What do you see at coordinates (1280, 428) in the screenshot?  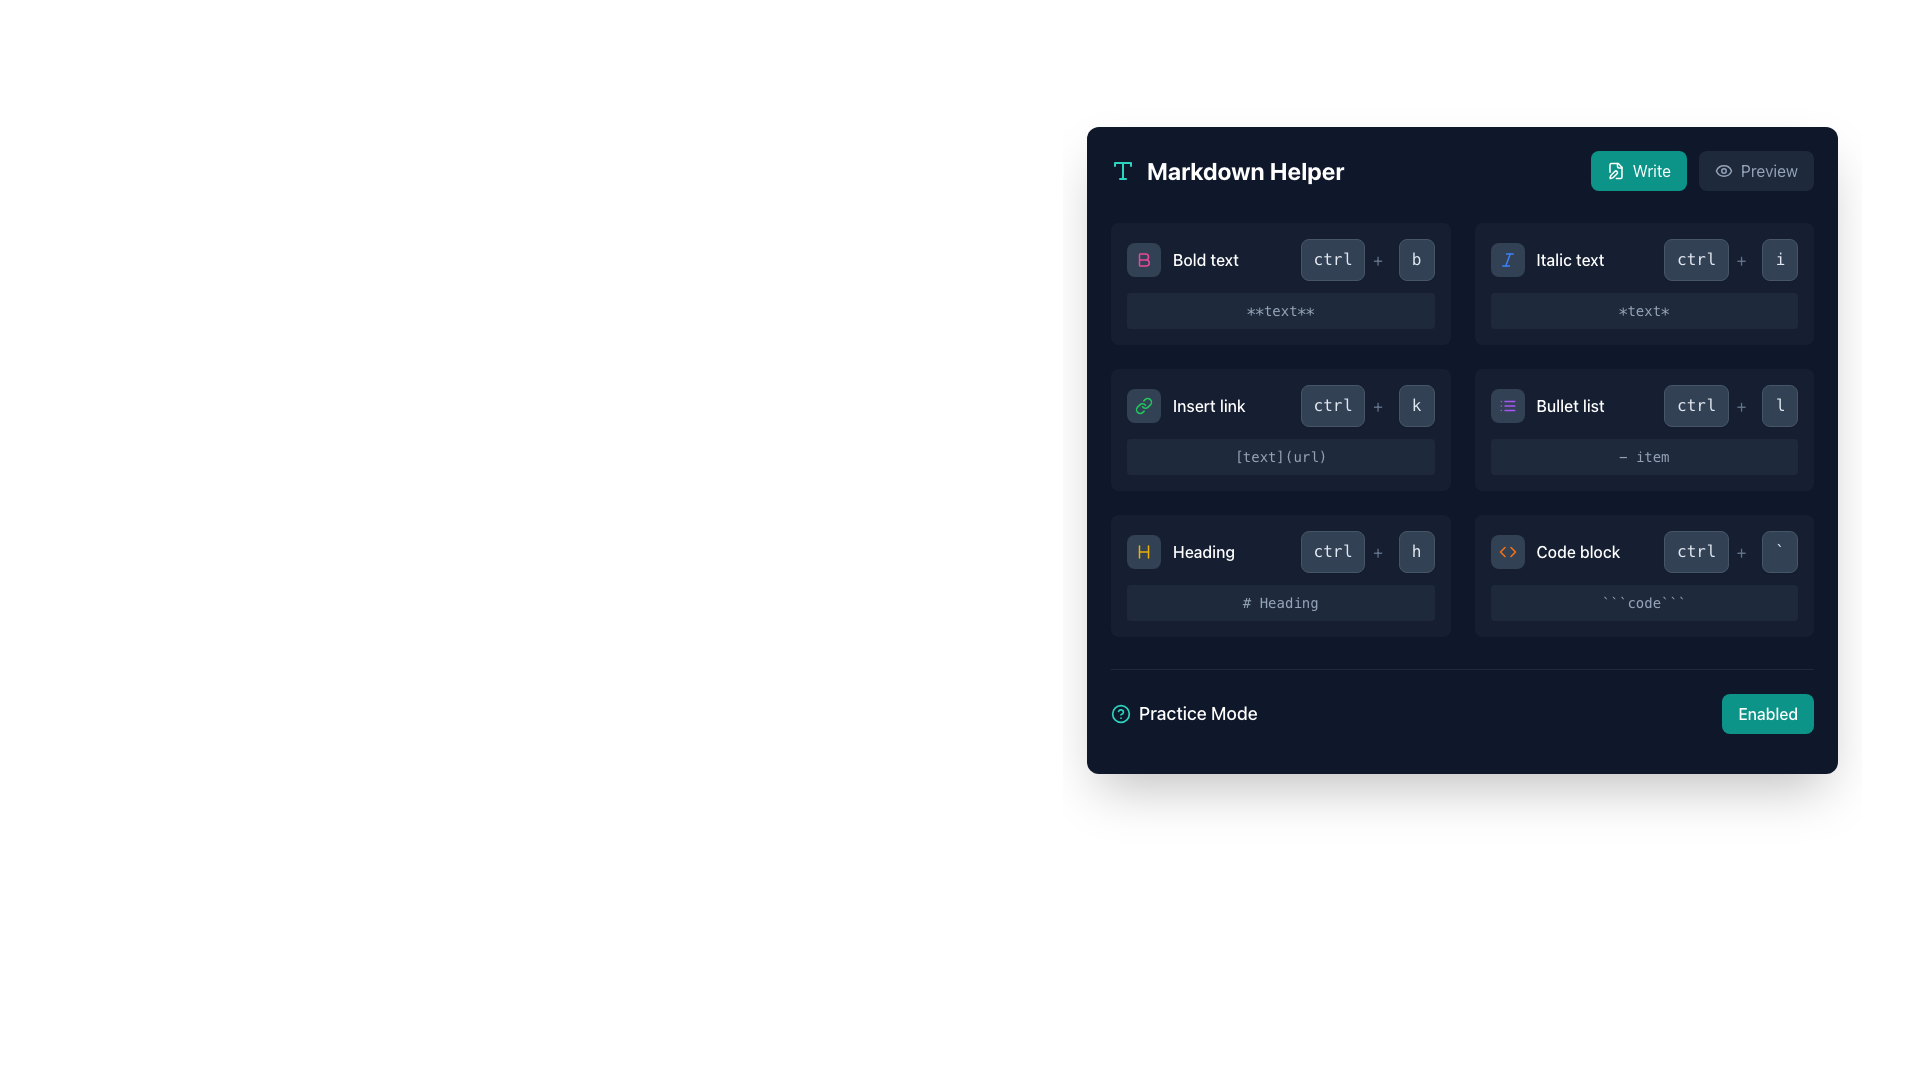 I see `the composite UI card element for inserting hyperlinks in the markdown document, located under the 'Markdown Helper' section` at bounding box center [1280, 428].